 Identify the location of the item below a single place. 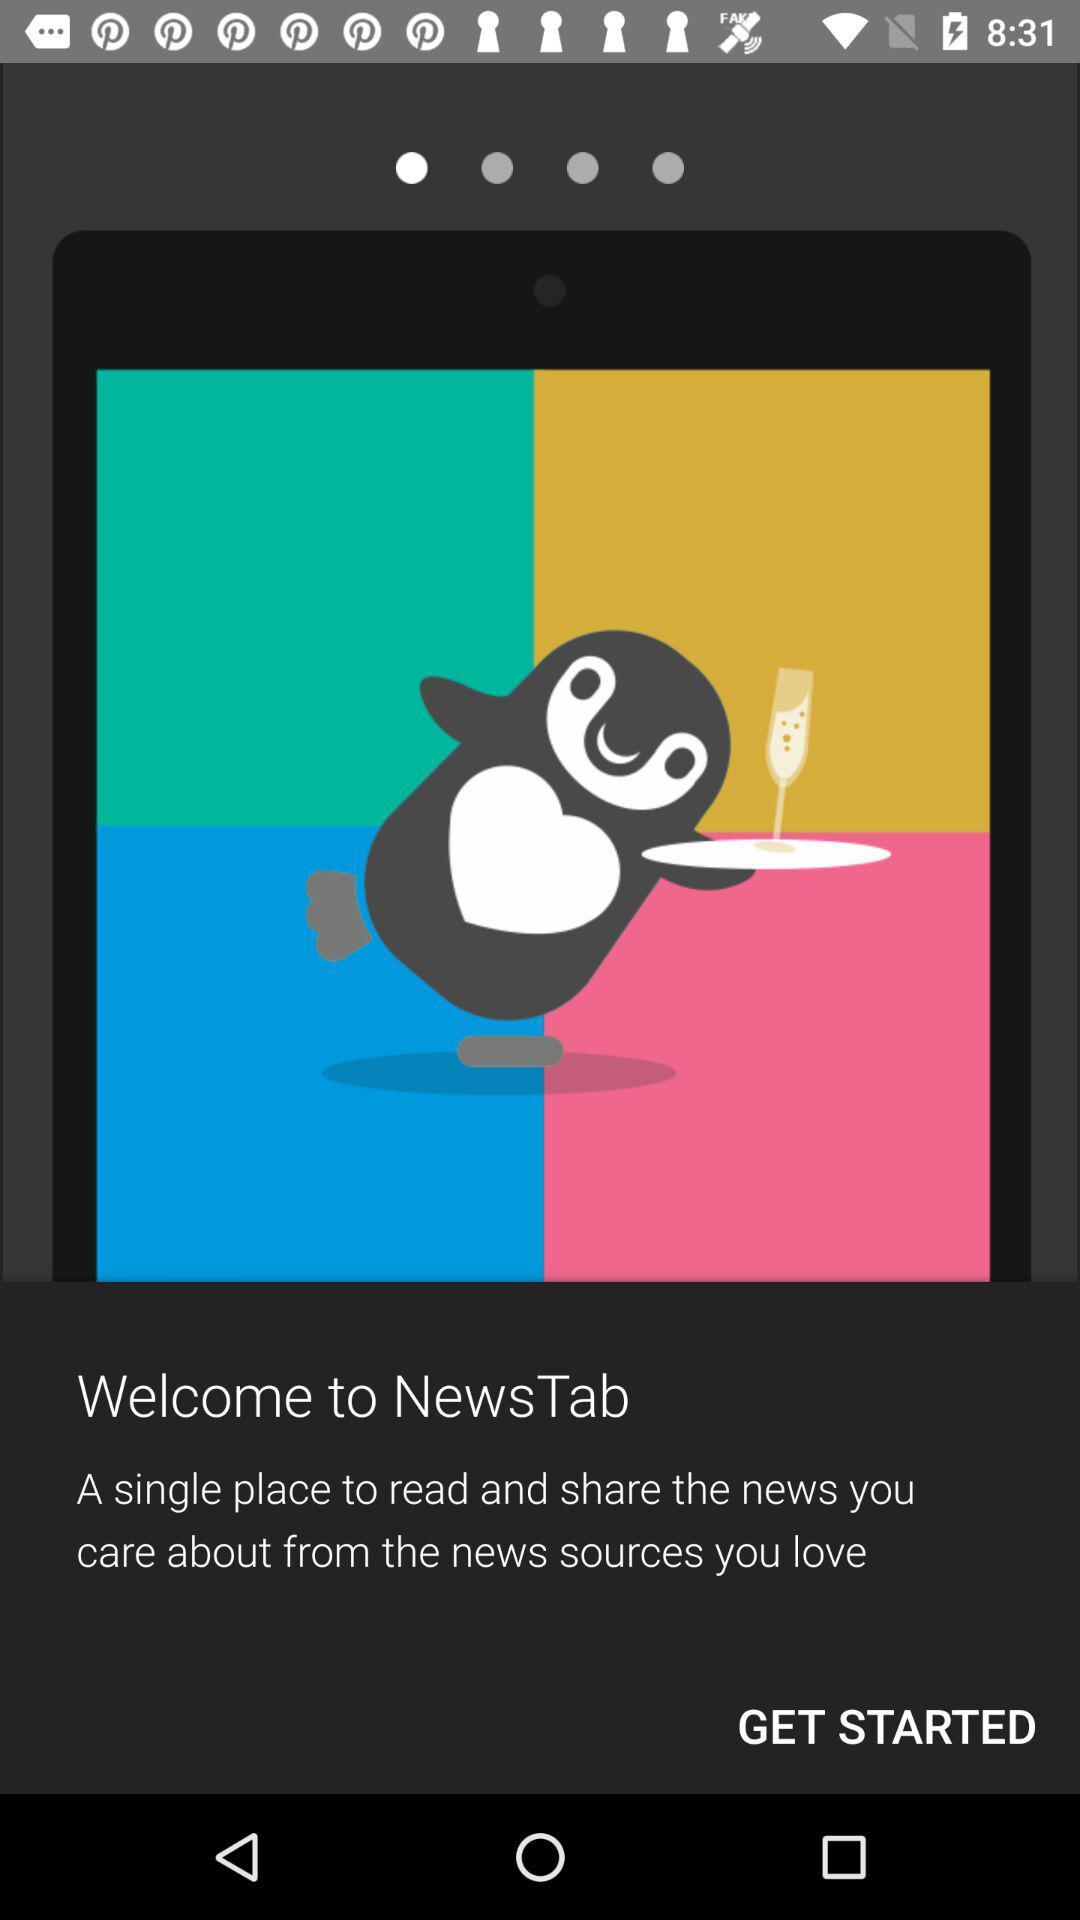
(886, 1724).